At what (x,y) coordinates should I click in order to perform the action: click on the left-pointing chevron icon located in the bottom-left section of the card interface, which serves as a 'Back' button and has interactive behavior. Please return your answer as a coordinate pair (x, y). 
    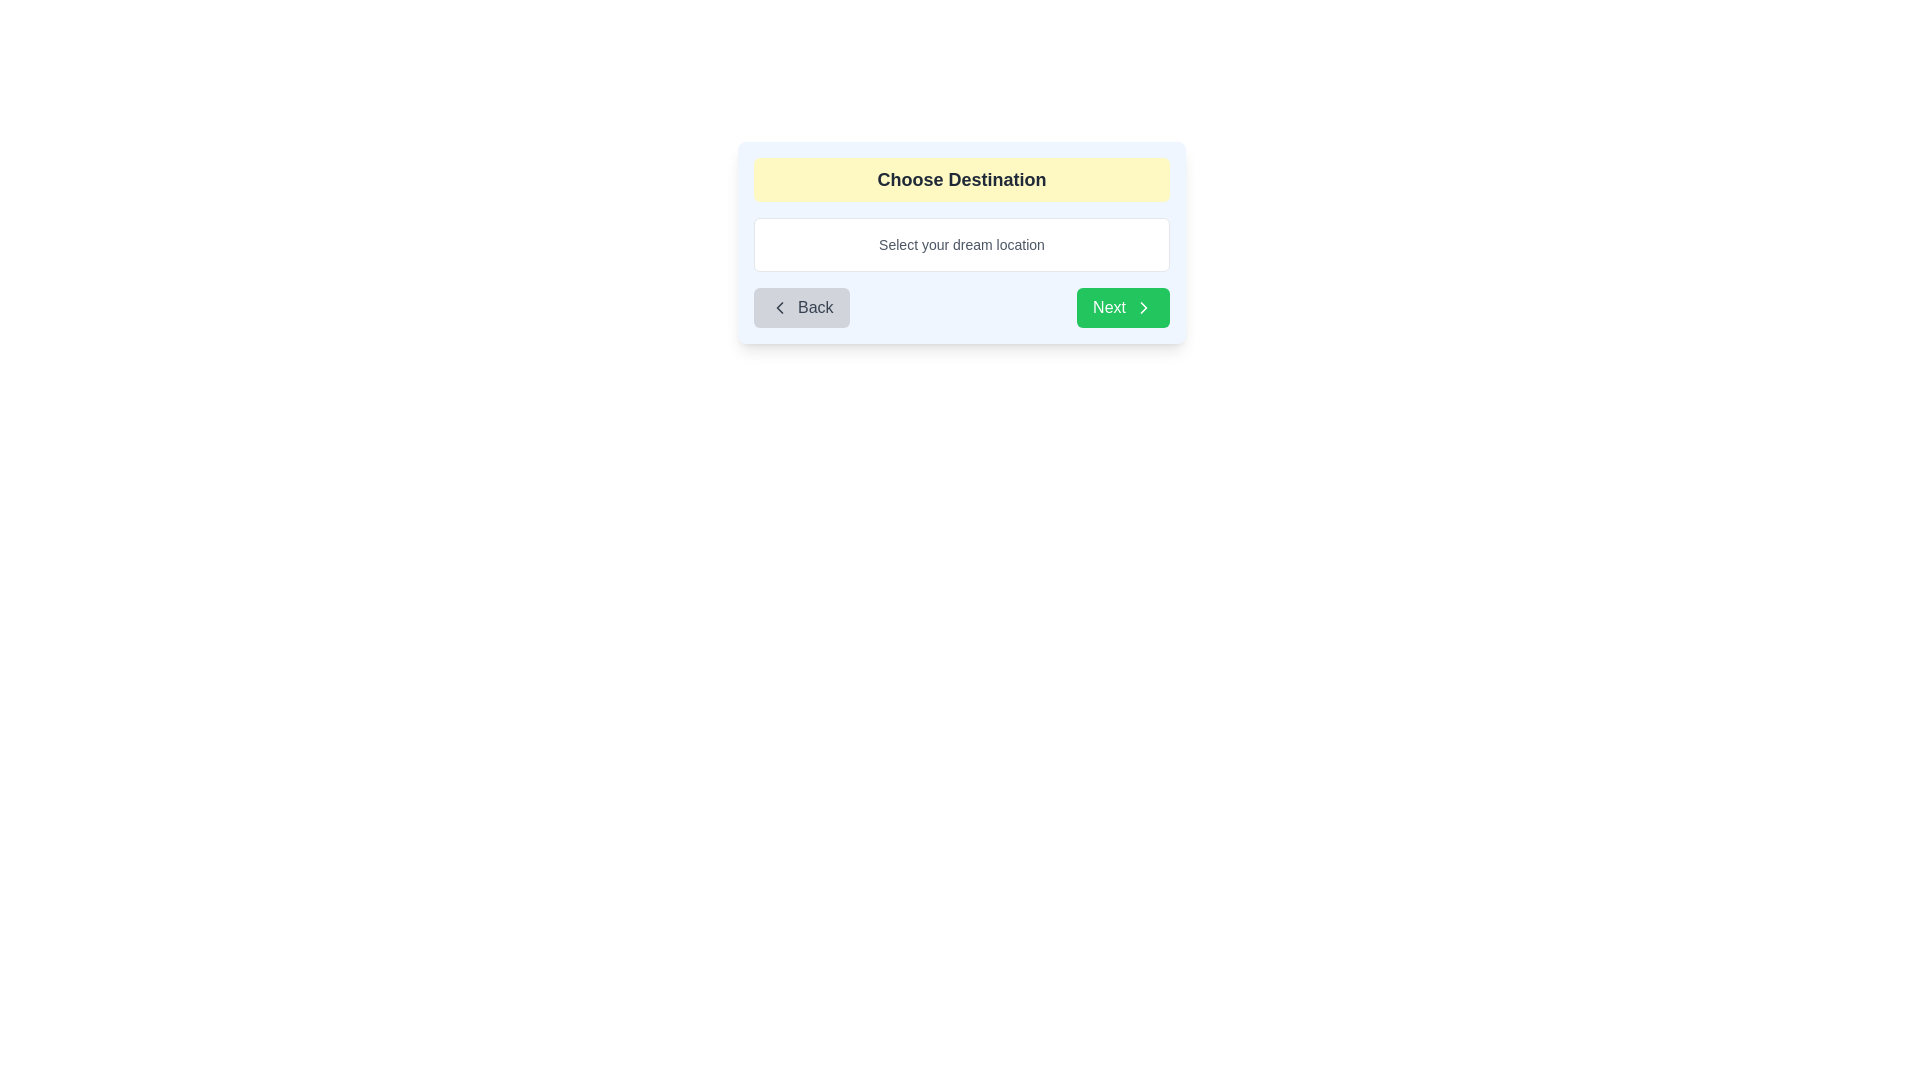
    Looking at the image, I should click on (778, 308).